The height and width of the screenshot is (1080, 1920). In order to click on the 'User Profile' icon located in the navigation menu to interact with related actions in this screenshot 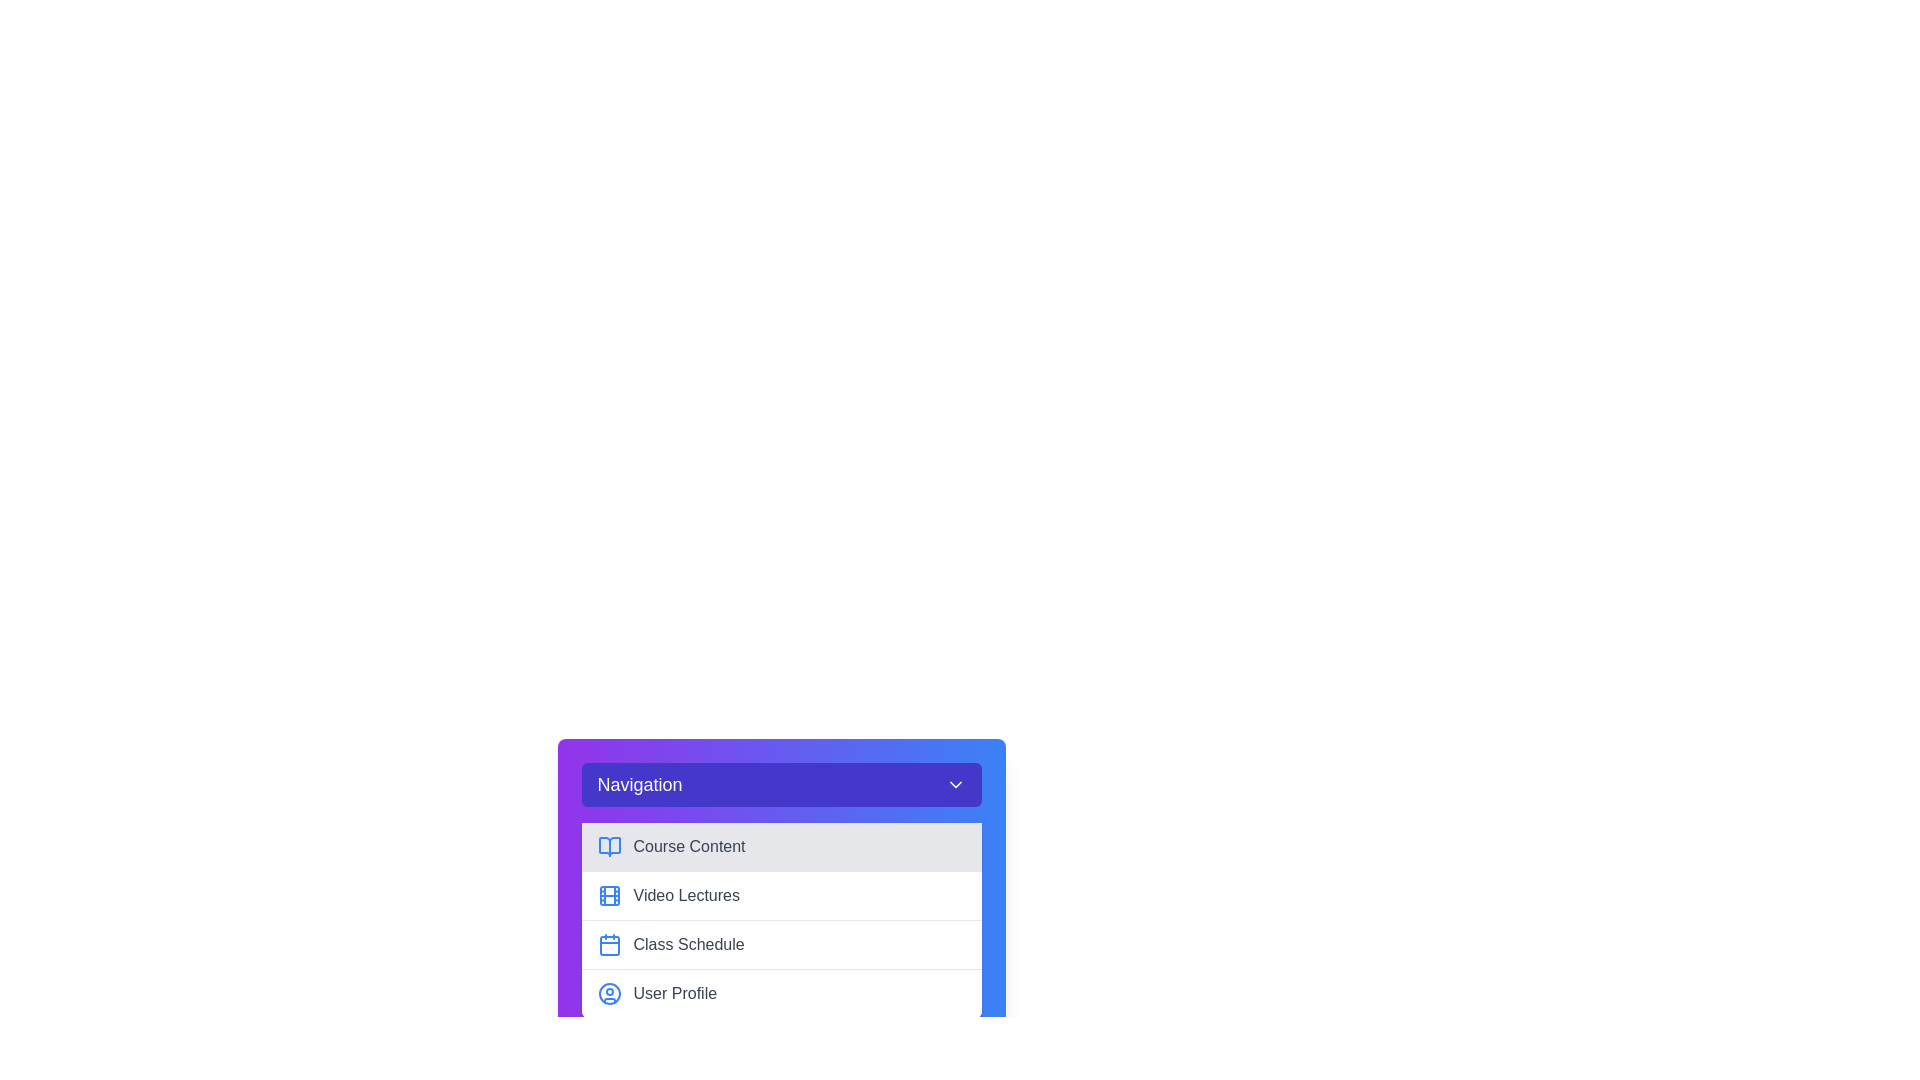, I will do `click(608, 994)`.